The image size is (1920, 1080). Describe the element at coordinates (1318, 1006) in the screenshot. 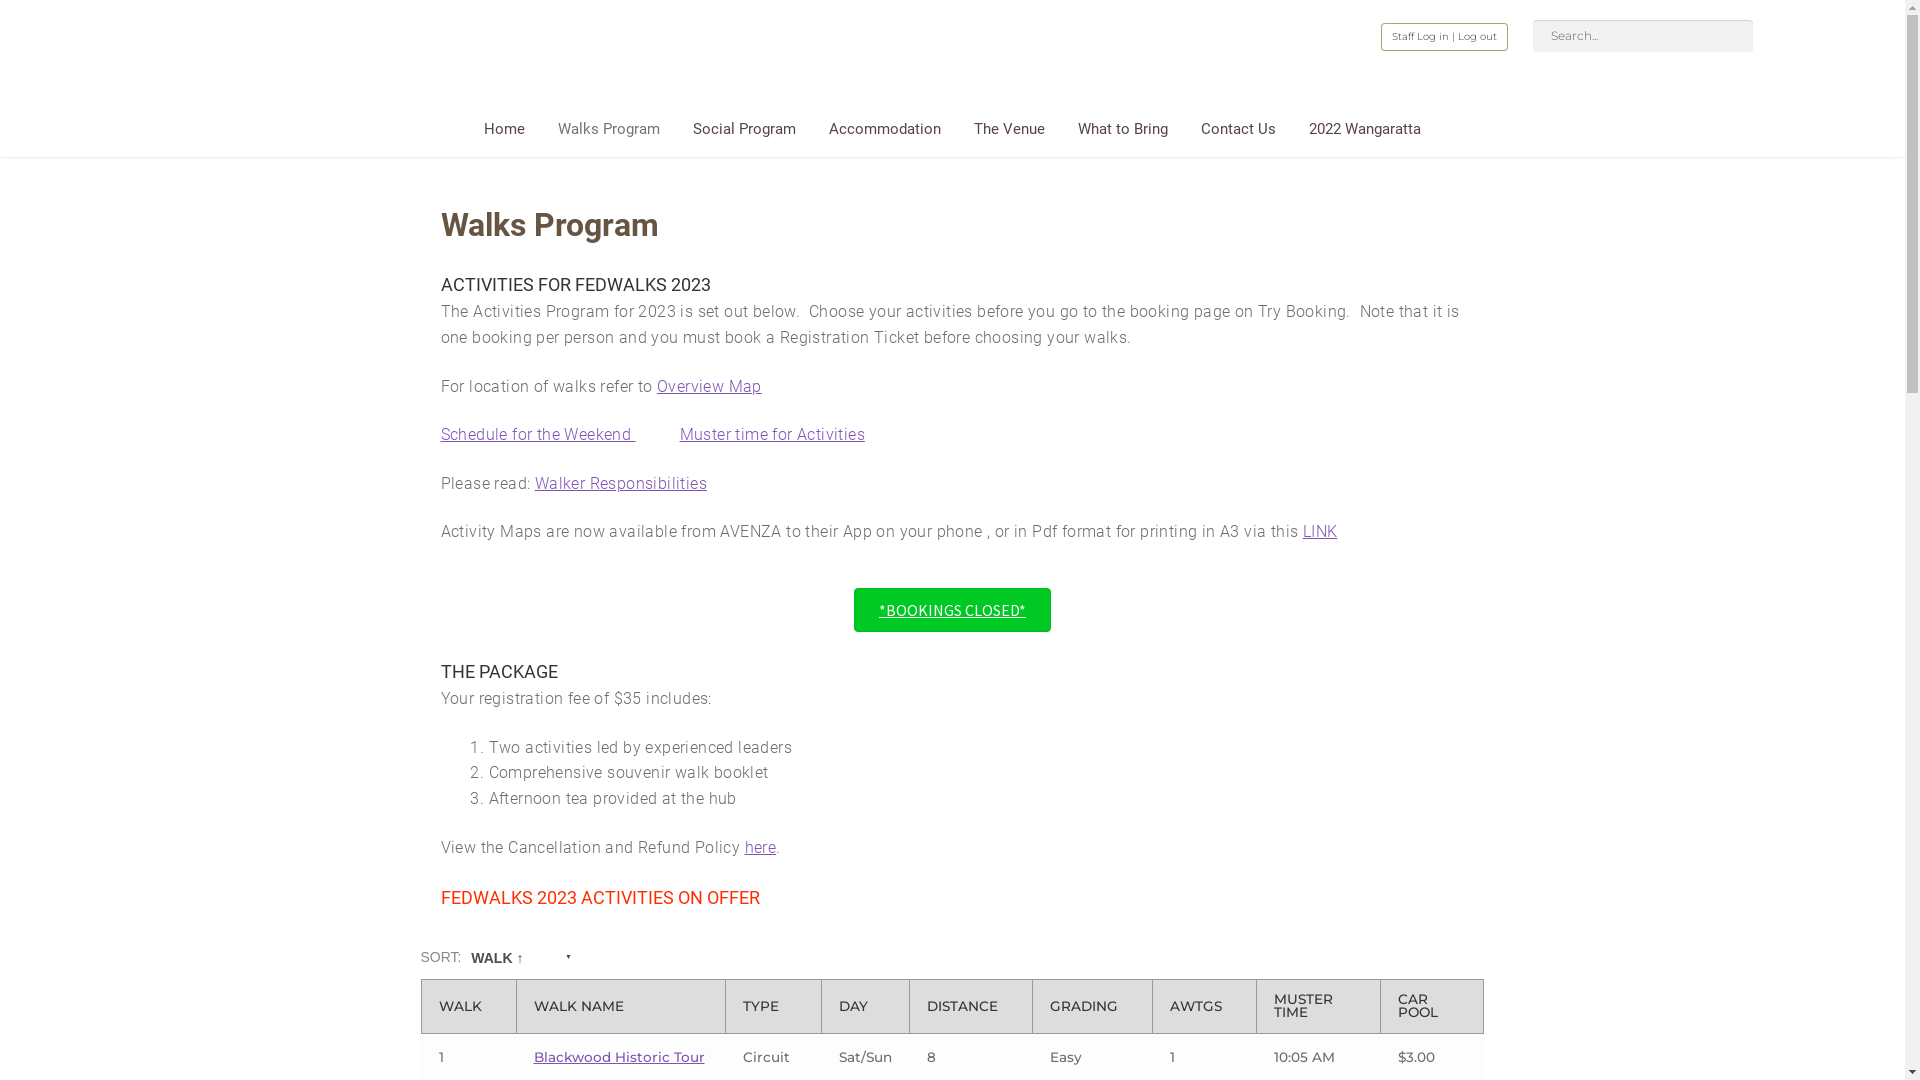

I see `'MUSTER TIME'` at that location.